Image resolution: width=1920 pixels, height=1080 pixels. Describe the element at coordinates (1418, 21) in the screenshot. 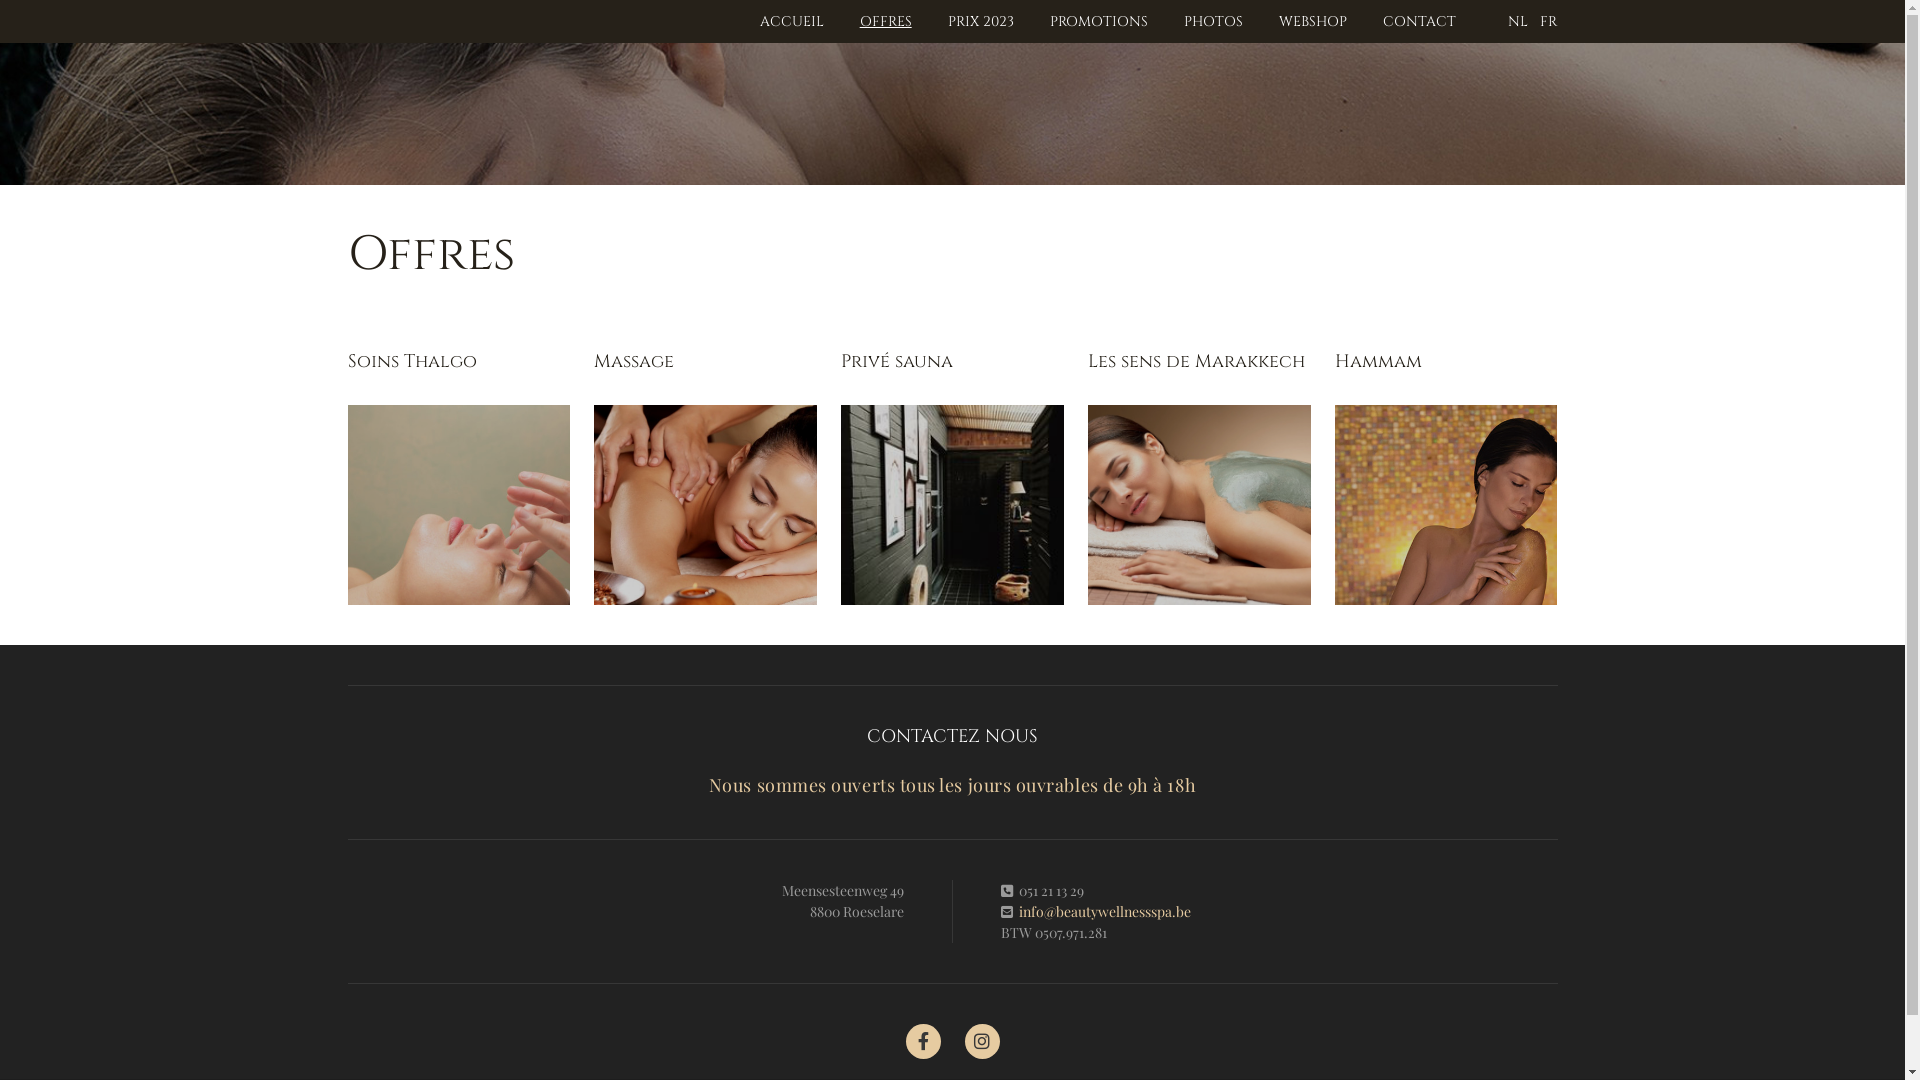

I see `'CONTACT'` at that location.